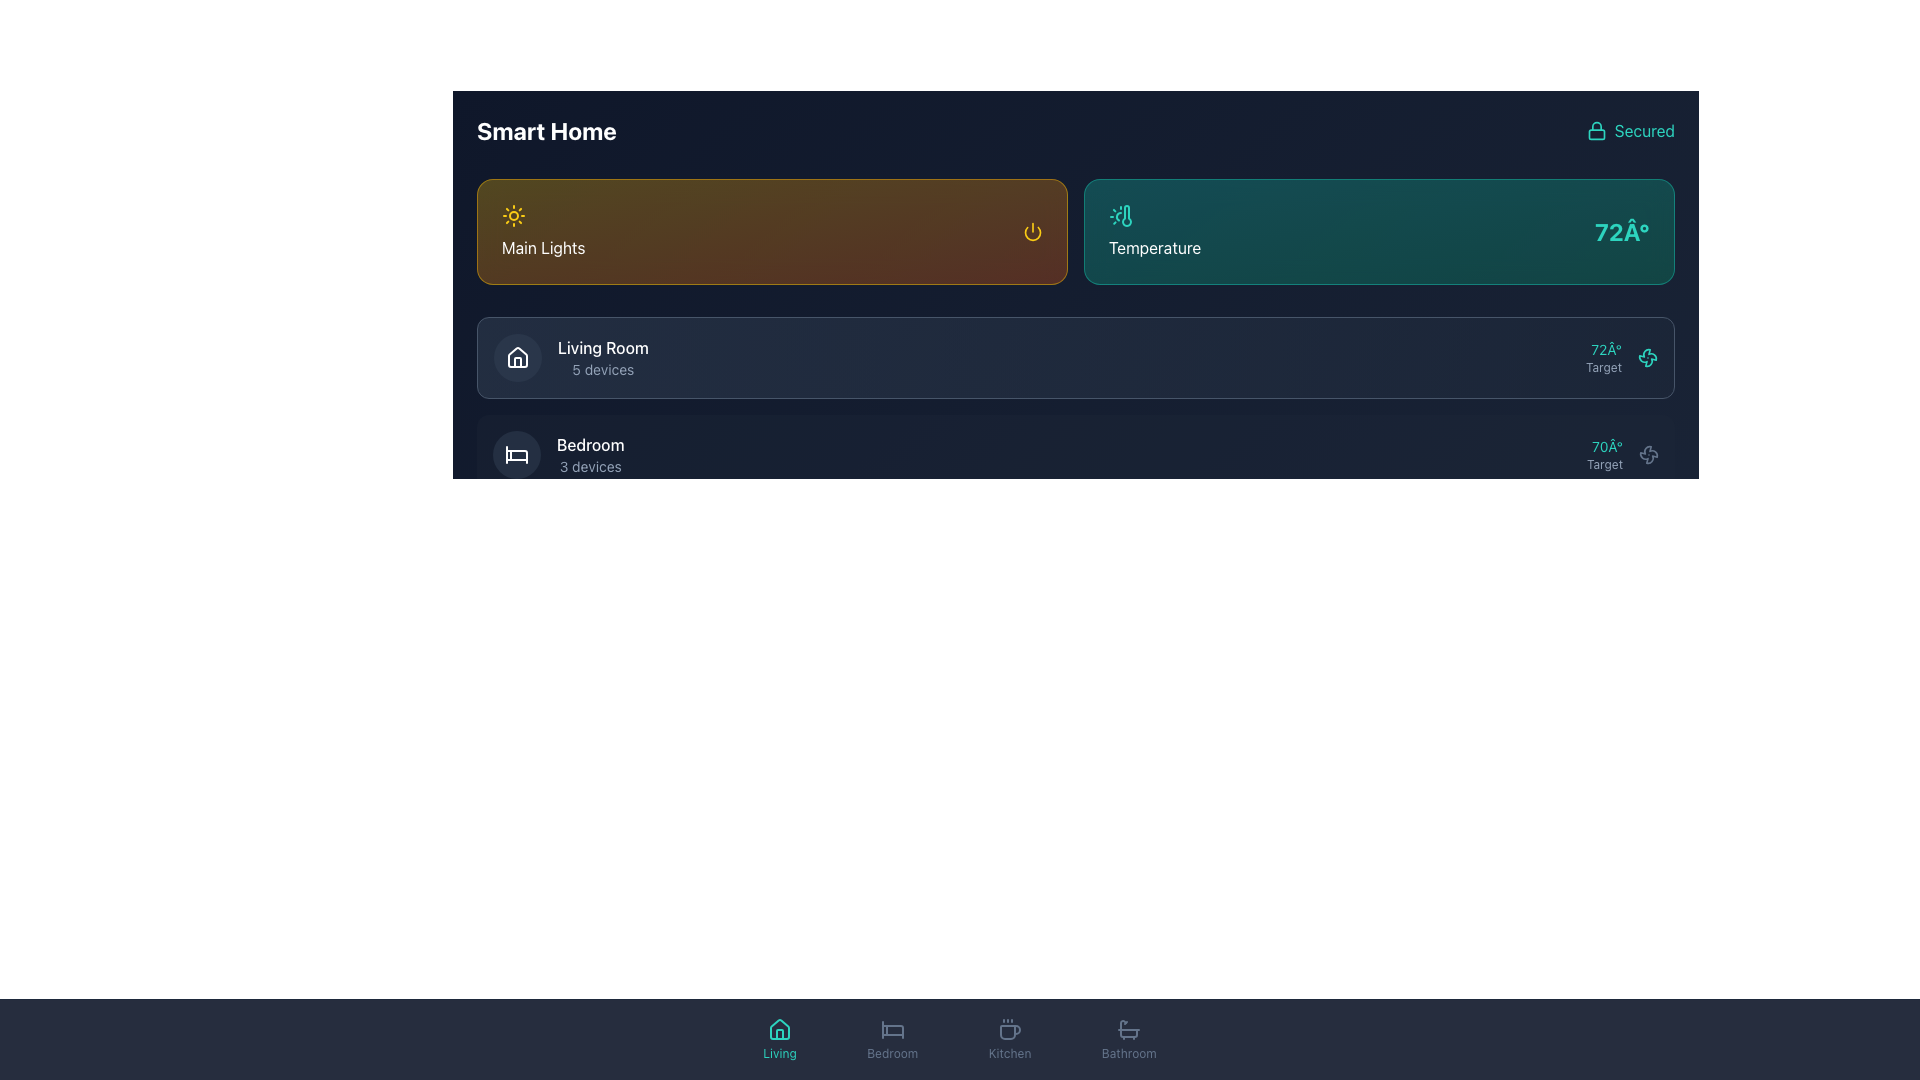  I want to click on the 'Bedroom' card item, so click(1074, 455).